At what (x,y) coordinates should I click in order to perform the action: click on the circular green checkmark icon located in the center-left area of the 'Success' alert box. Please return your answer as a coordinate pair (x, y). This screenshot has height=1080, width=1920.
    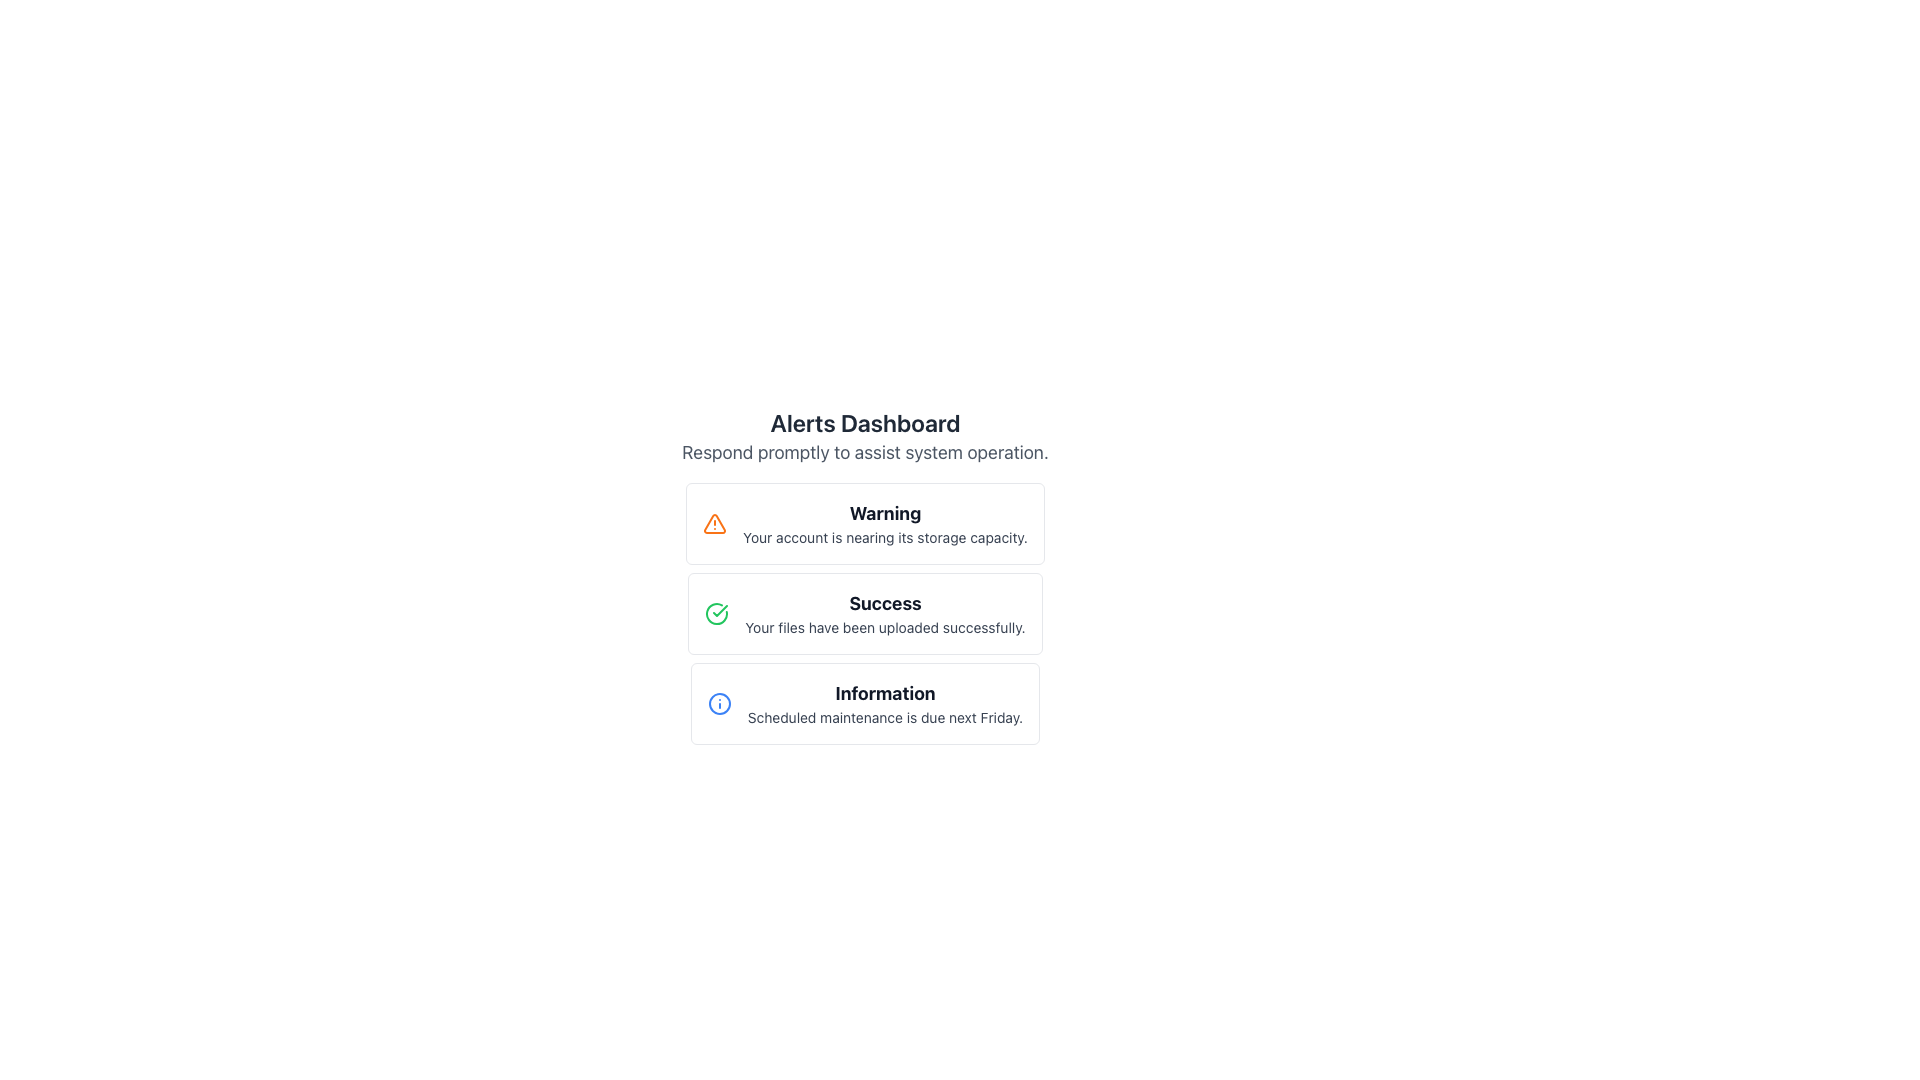
    Looking at the image, I should click on (717, 612).